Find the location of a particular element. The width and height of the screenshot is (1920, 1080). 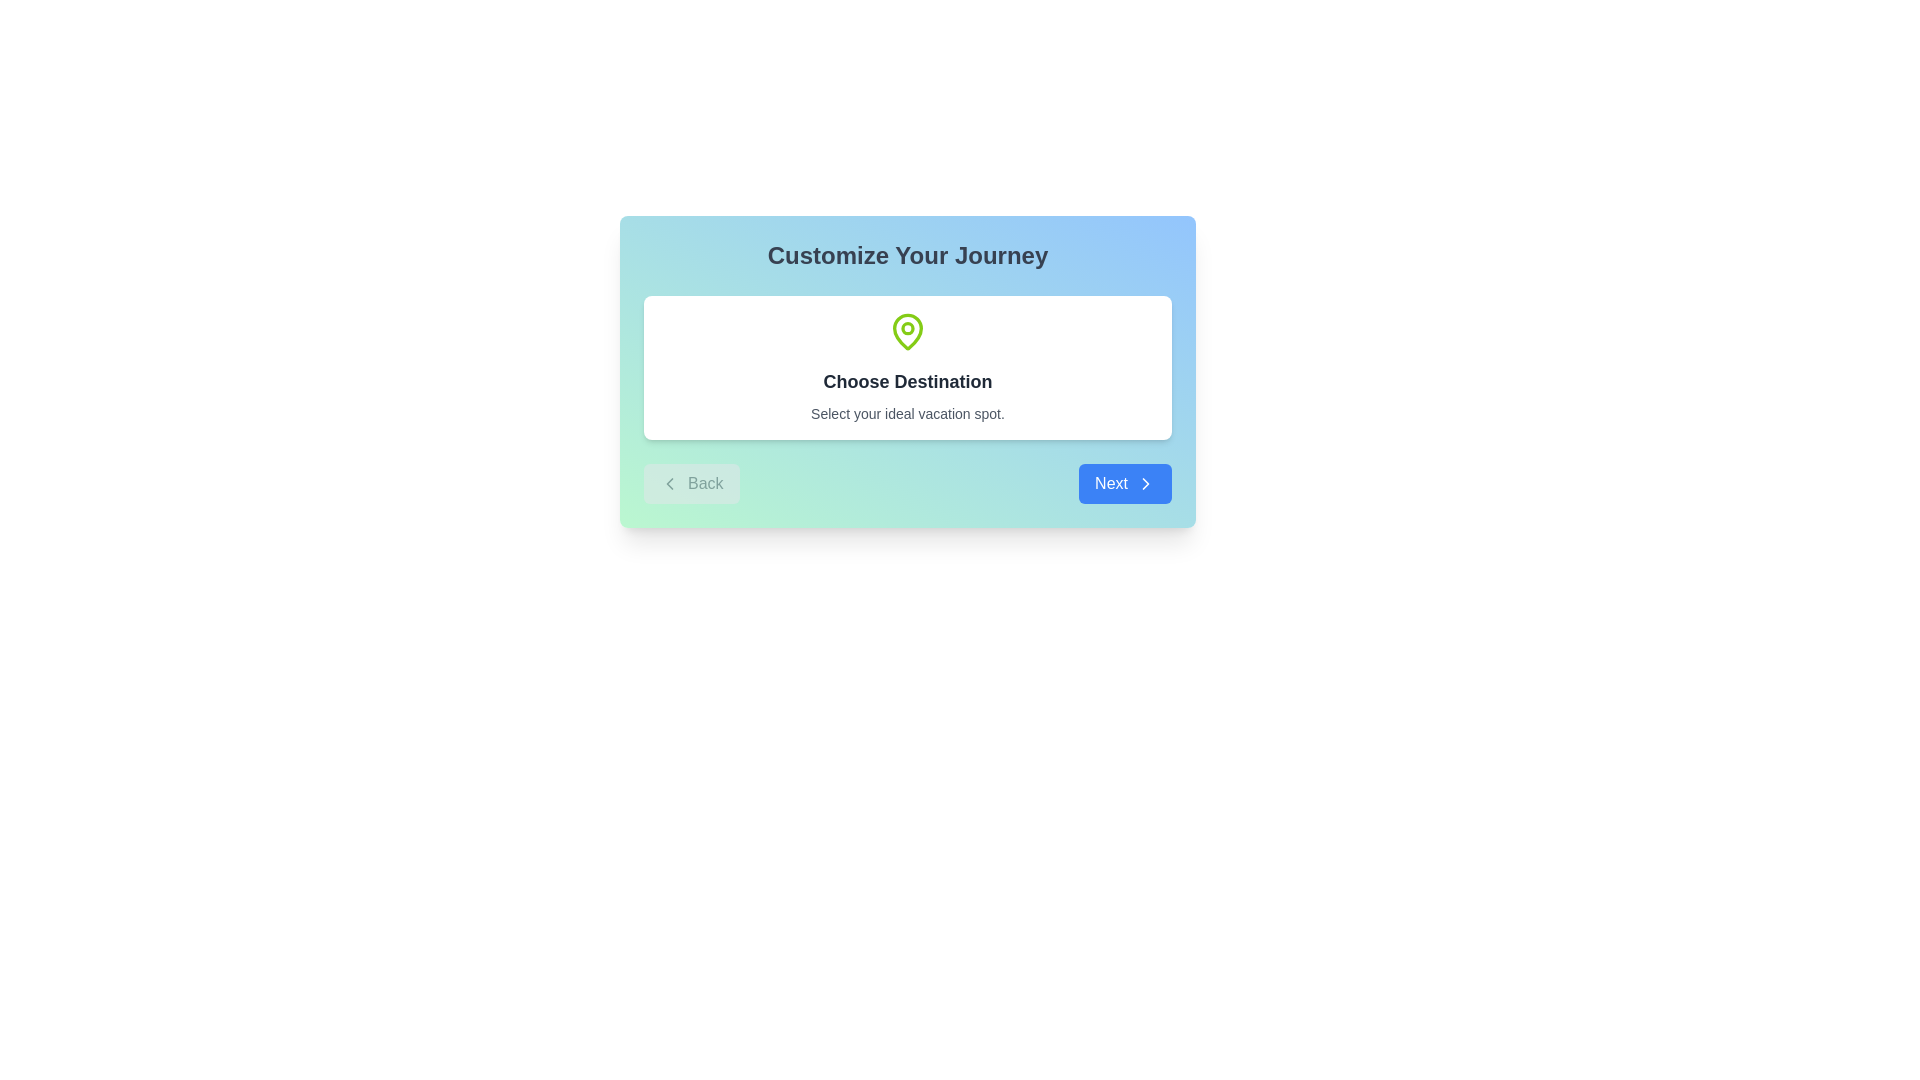

the instructional Text Label located directly below the 'Choose Destination' text, which provides guiding information to the user is located at coordinates (906, 412).